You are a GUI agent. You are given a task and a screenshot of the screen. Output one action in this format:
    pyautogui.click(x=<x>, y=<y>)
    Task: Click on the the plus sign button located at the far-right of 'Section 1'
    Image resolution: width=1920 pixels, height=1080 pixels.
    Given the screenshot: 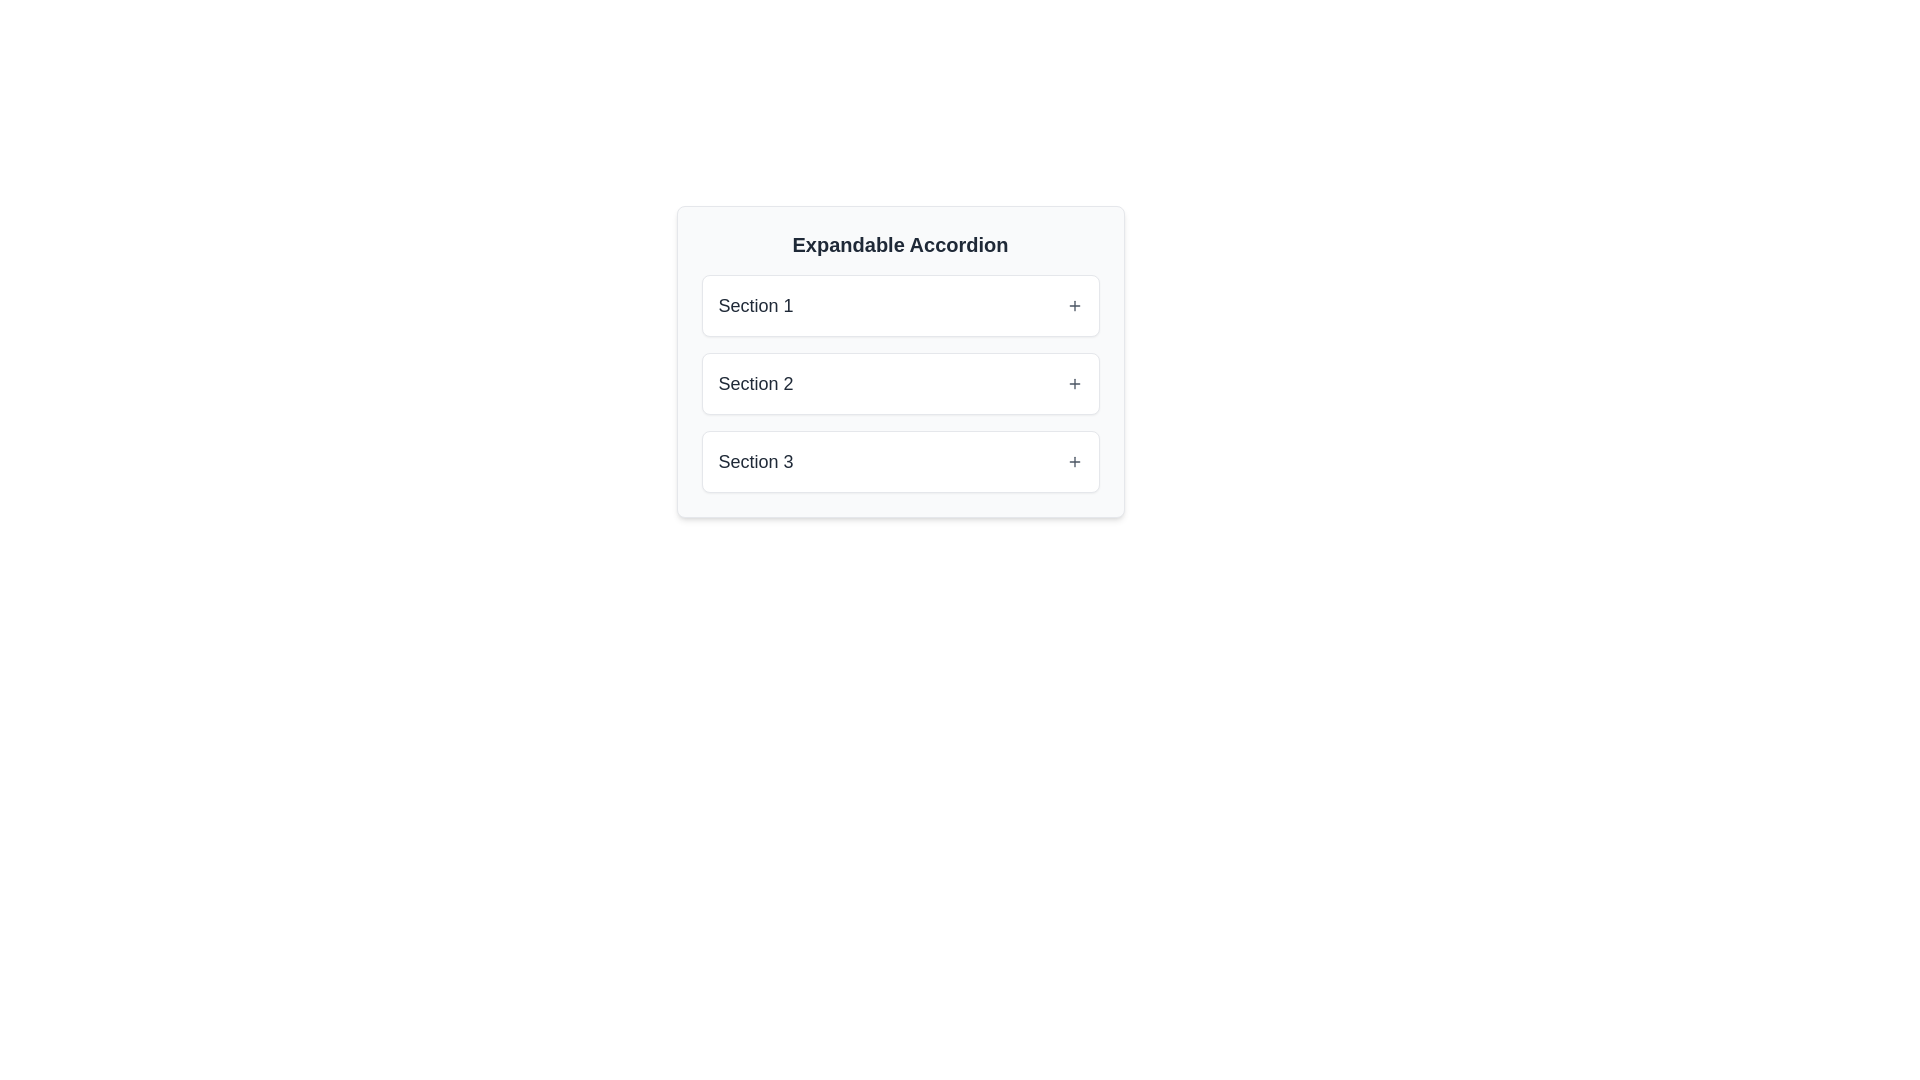 What is the action you would take?
    pyautogui.click(x=1073, y=305)
    